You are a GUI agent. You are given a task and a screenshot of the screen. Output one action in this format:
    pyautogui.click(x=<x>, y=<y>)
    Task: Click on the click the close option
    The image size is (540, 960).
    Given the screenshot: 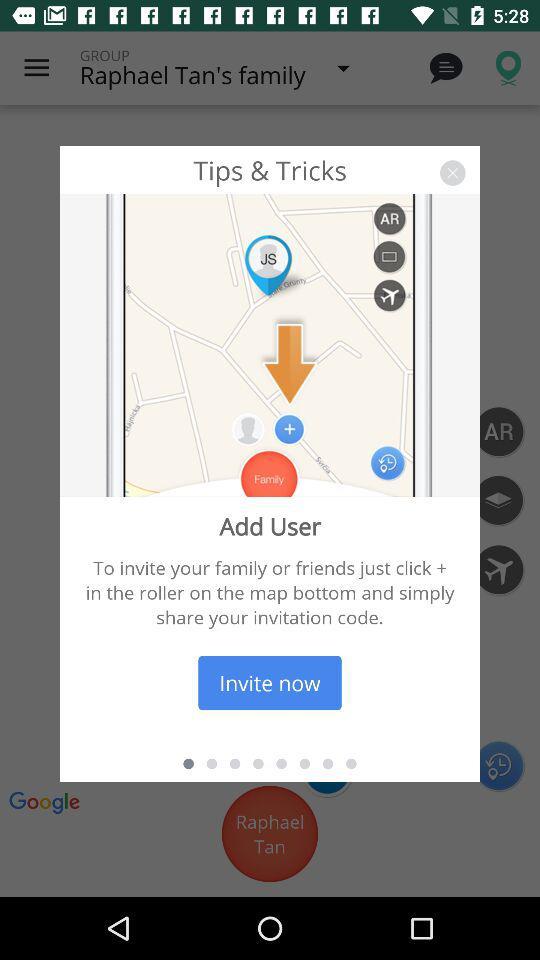 What is the action you would take?
    pyautogui.click(x=452, y=172)
    